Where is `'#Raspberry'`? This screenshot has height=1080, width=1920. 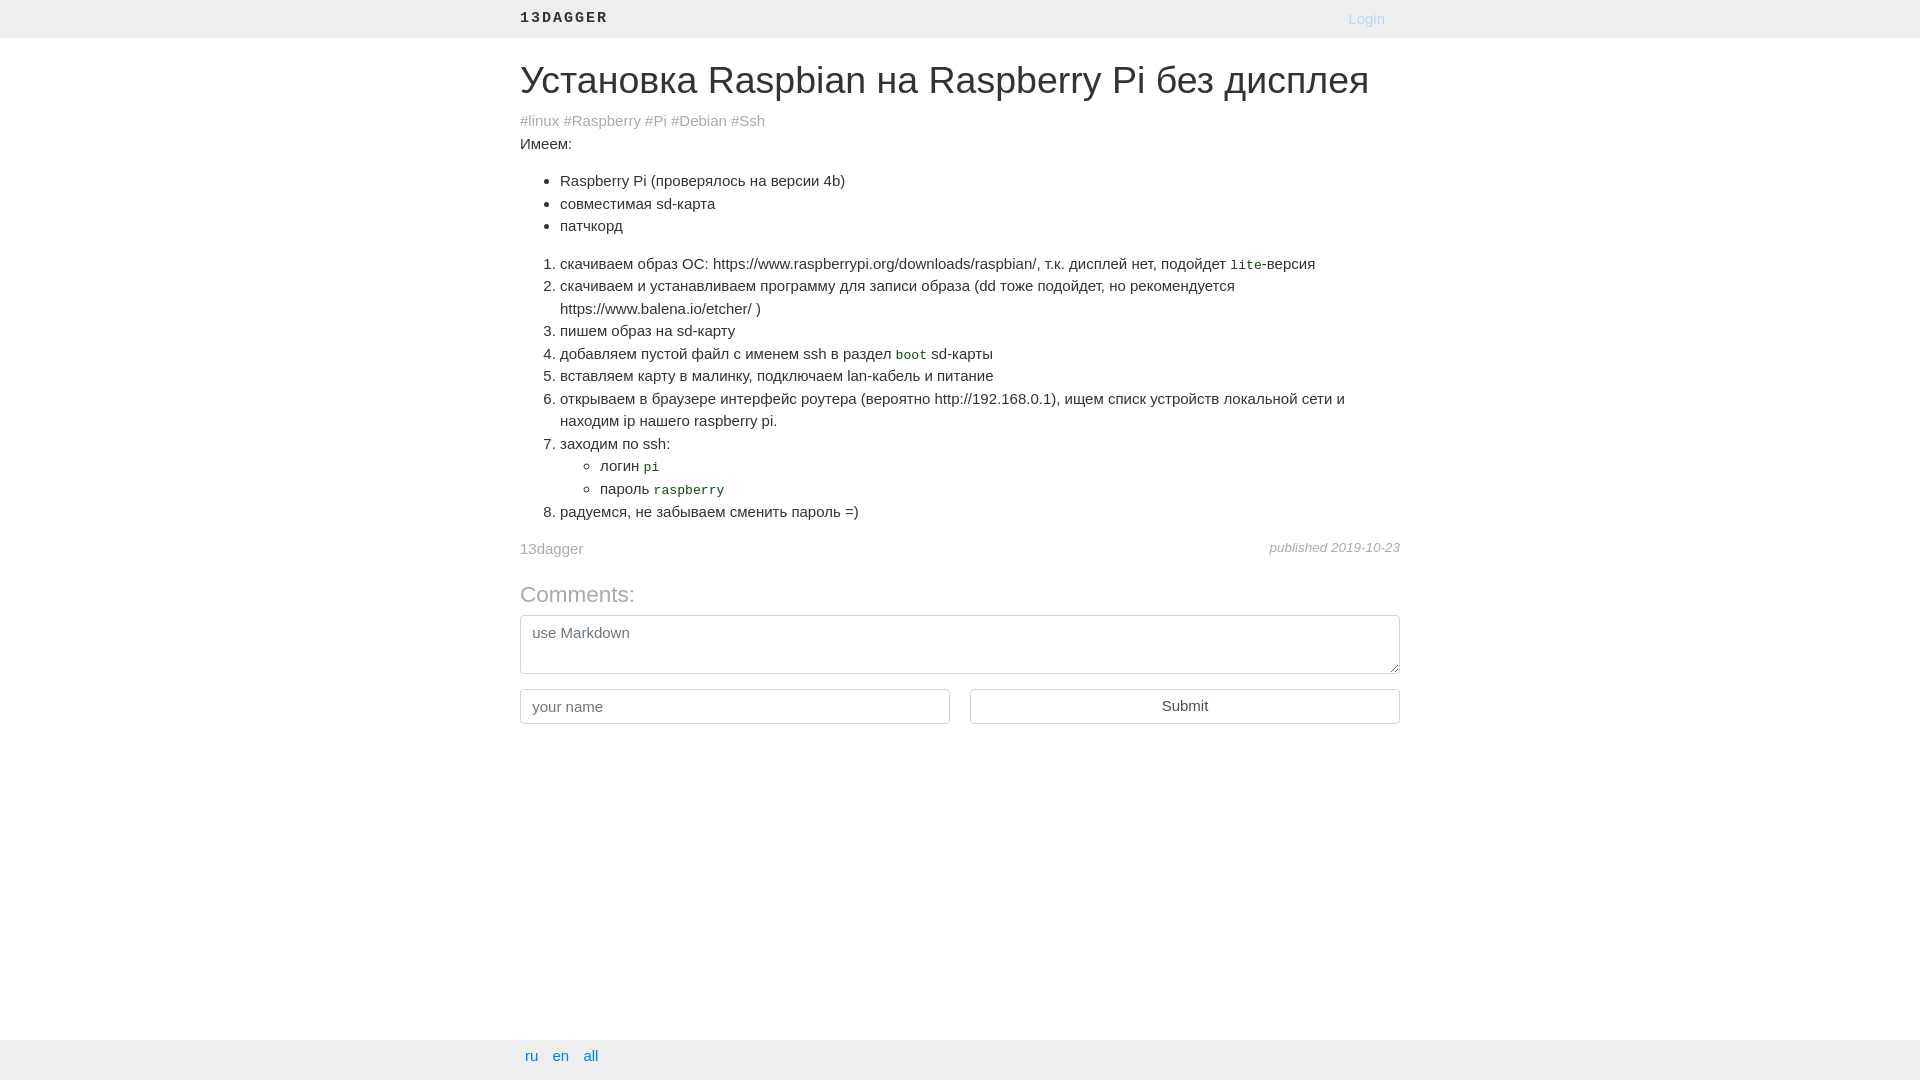 '#Raspberry' is located at coordinates (600, 120).